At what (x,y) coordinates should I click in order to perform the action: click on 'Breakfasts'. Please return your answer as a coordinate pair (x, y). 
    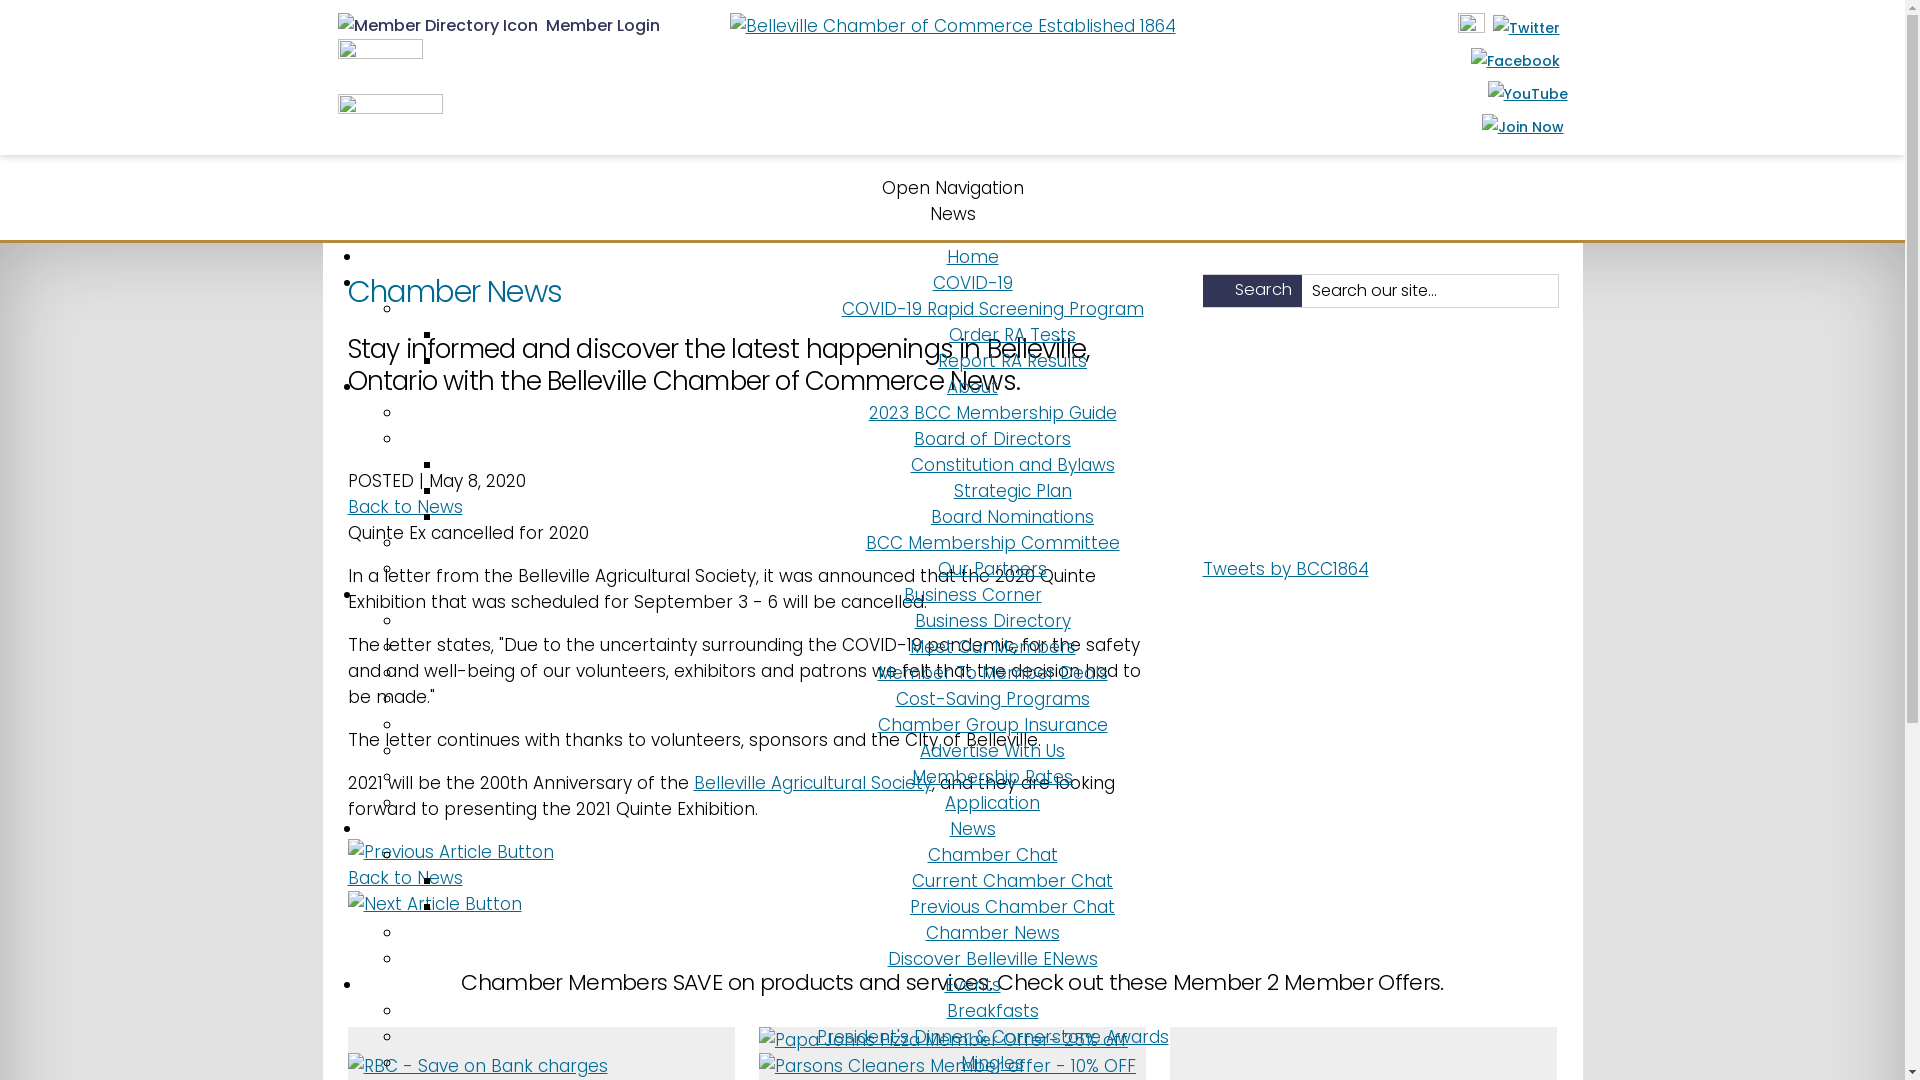
    Looking at the image, I should click on (992, 1010).